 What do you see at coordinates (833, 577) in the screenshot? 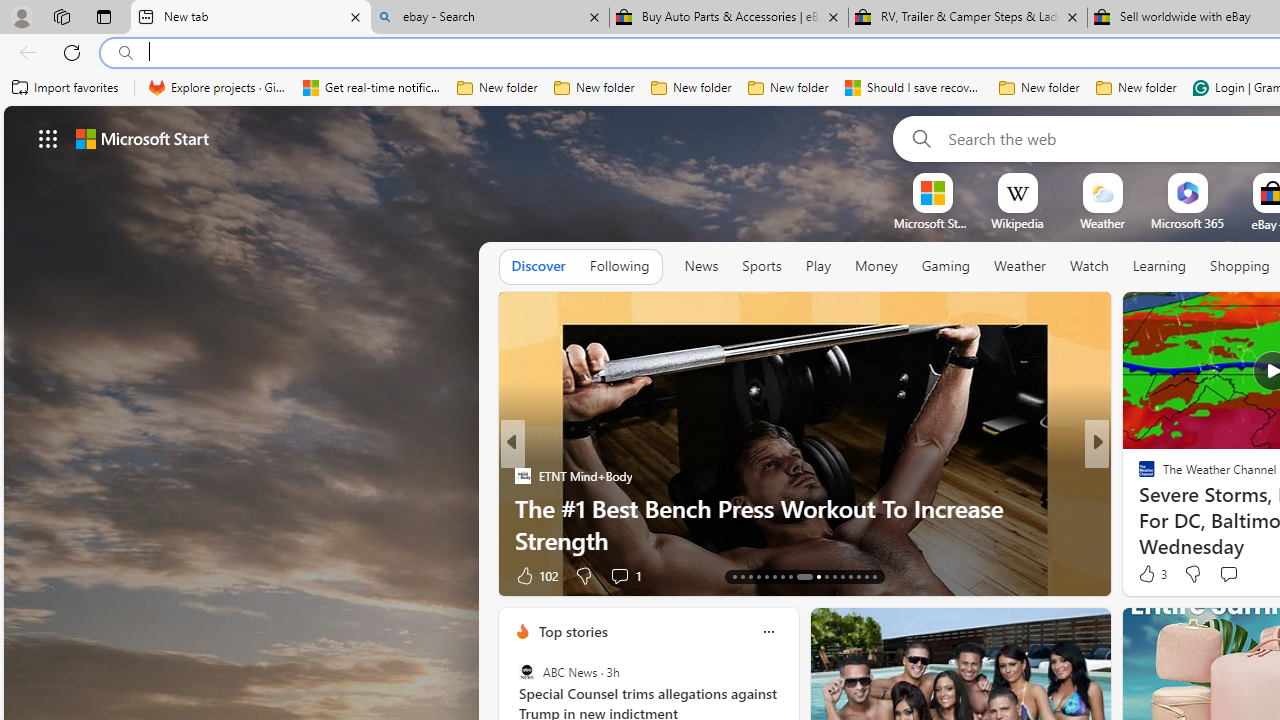
I see `'AutomationID: tab-24'` at bounding box center [833, 577].